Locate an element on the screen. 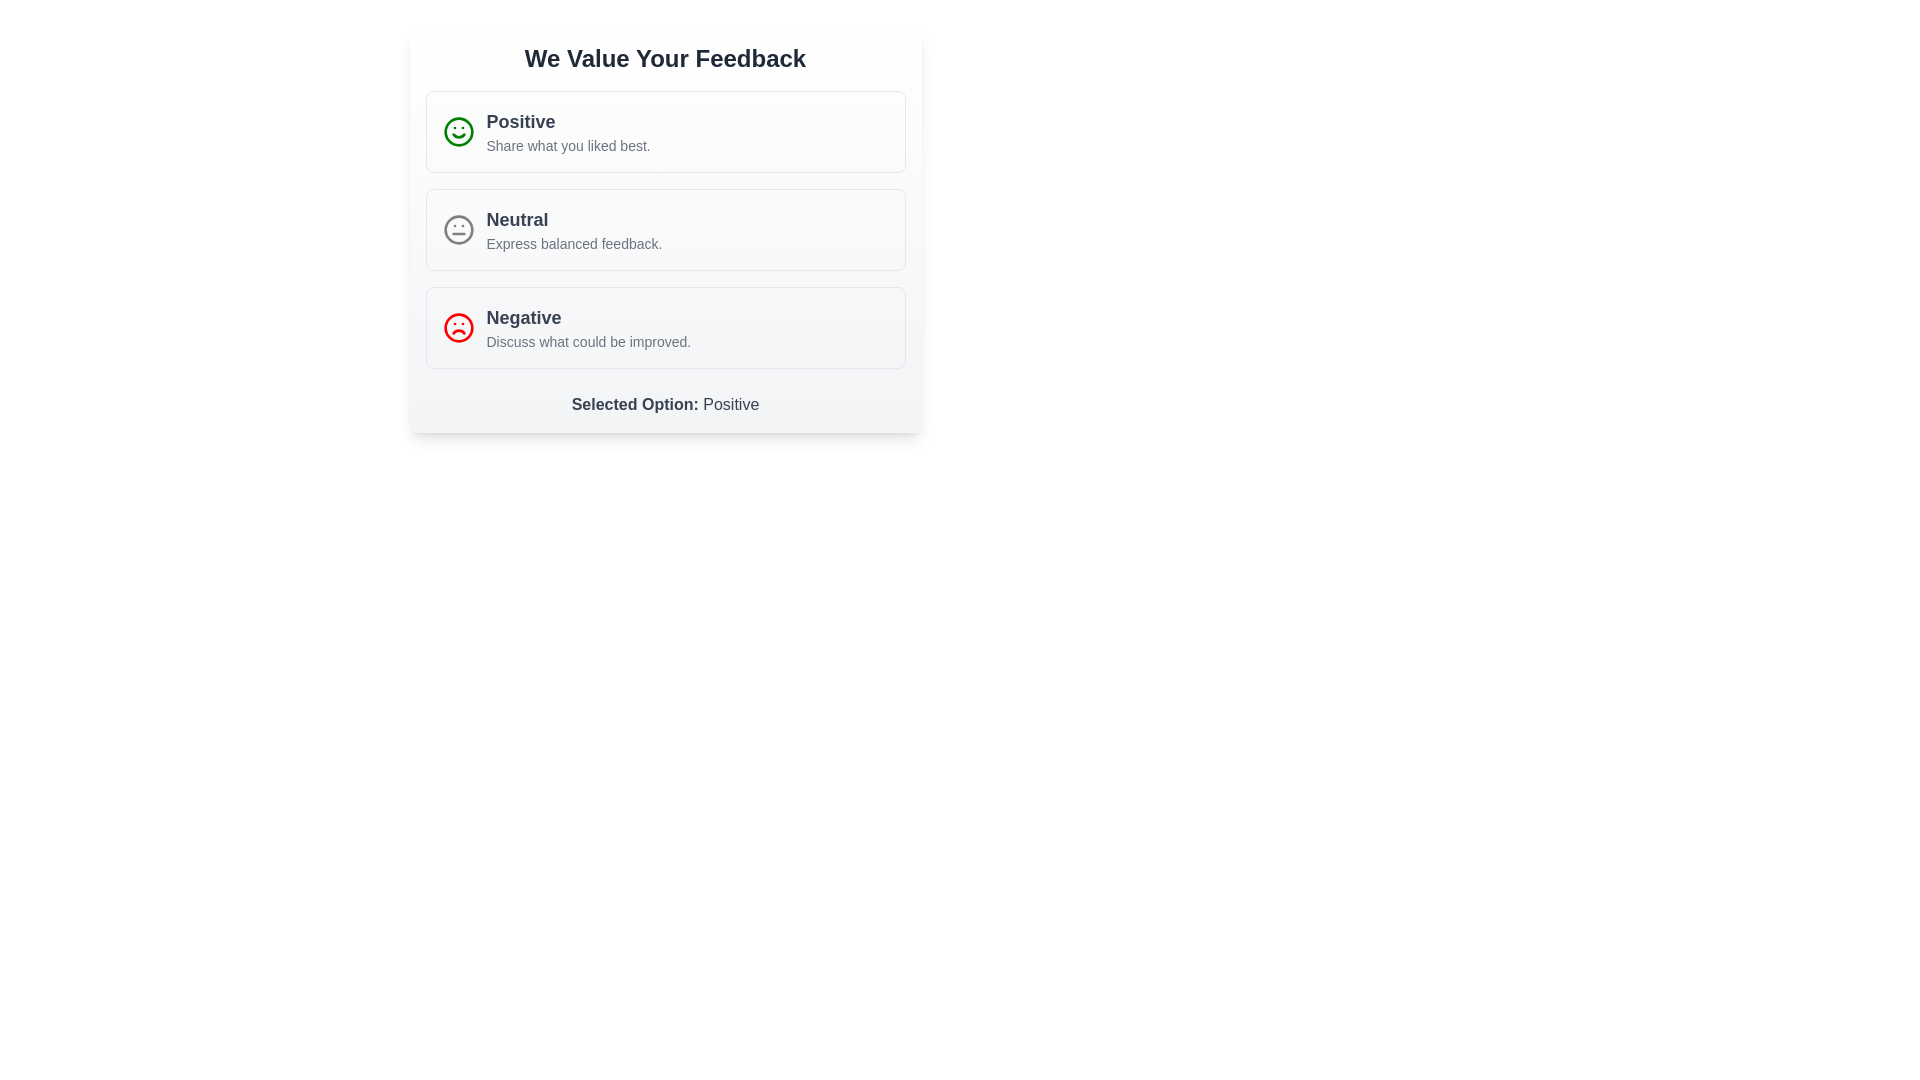 The height and width of the screenshot is (1080, 1920). to select the 'Neutral' feedback option in the second section of the Interactive option card titled 'We Value Your Feedback' is located at coordinates (665, 229).